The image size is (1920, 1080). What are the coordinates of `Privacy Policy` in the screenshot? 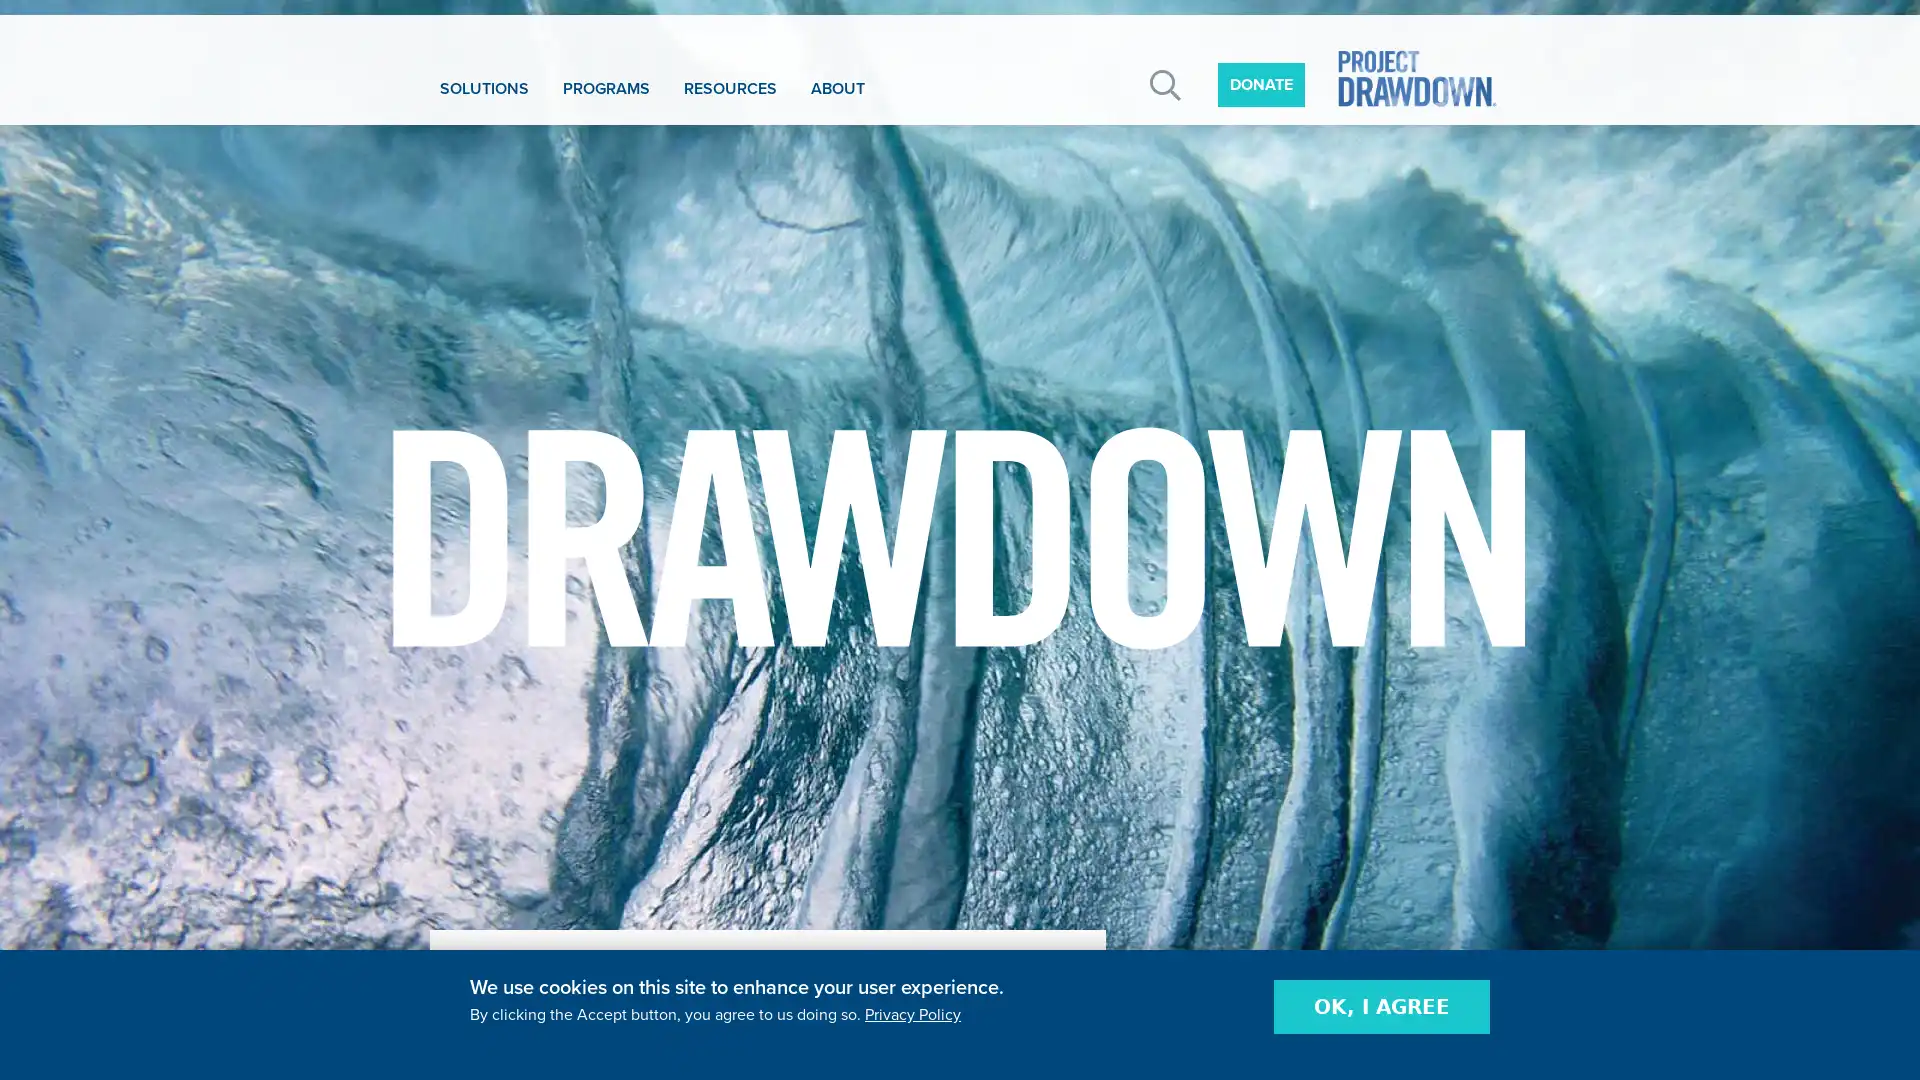 It's located at (911, 1014).